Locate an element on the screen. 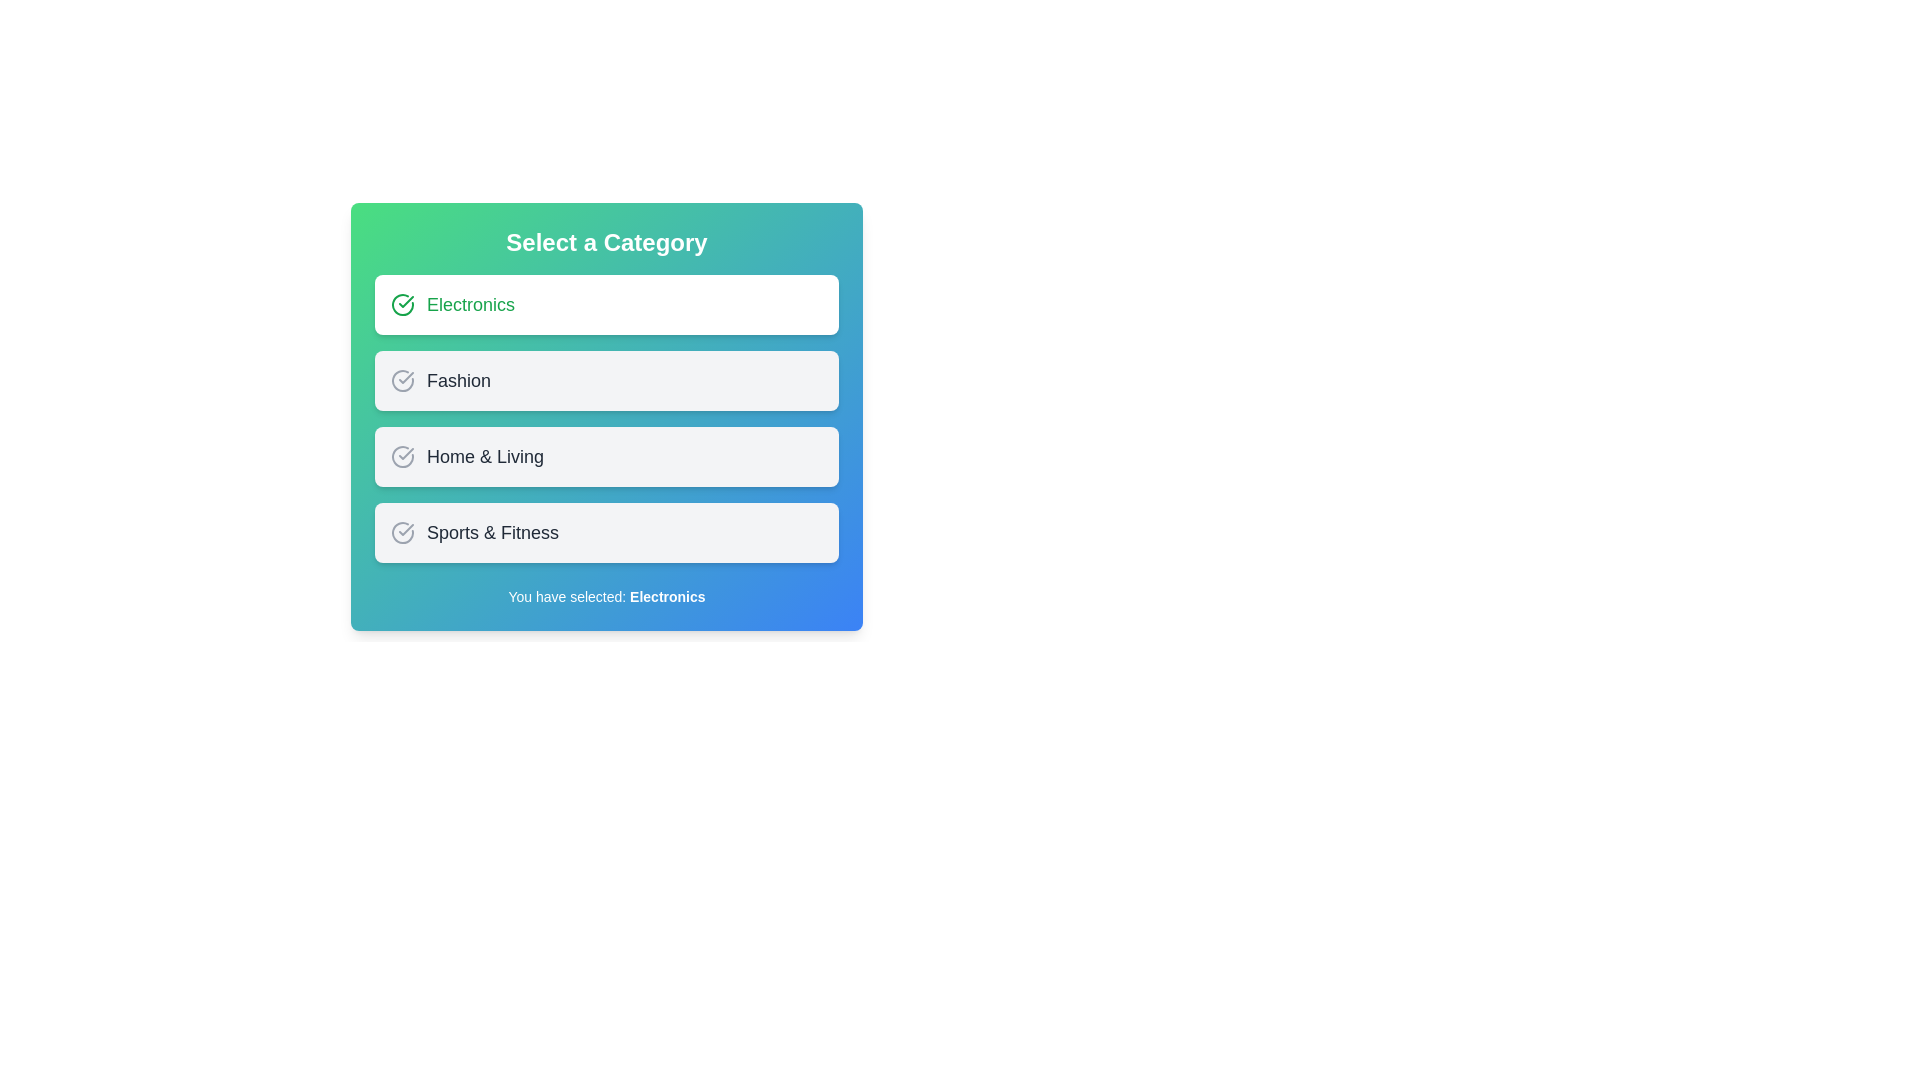  text of the 'Electronics' category label, which is part of a selectable button located at the top of the category selection list with a white background and green text is located at coordinates (469, 304).